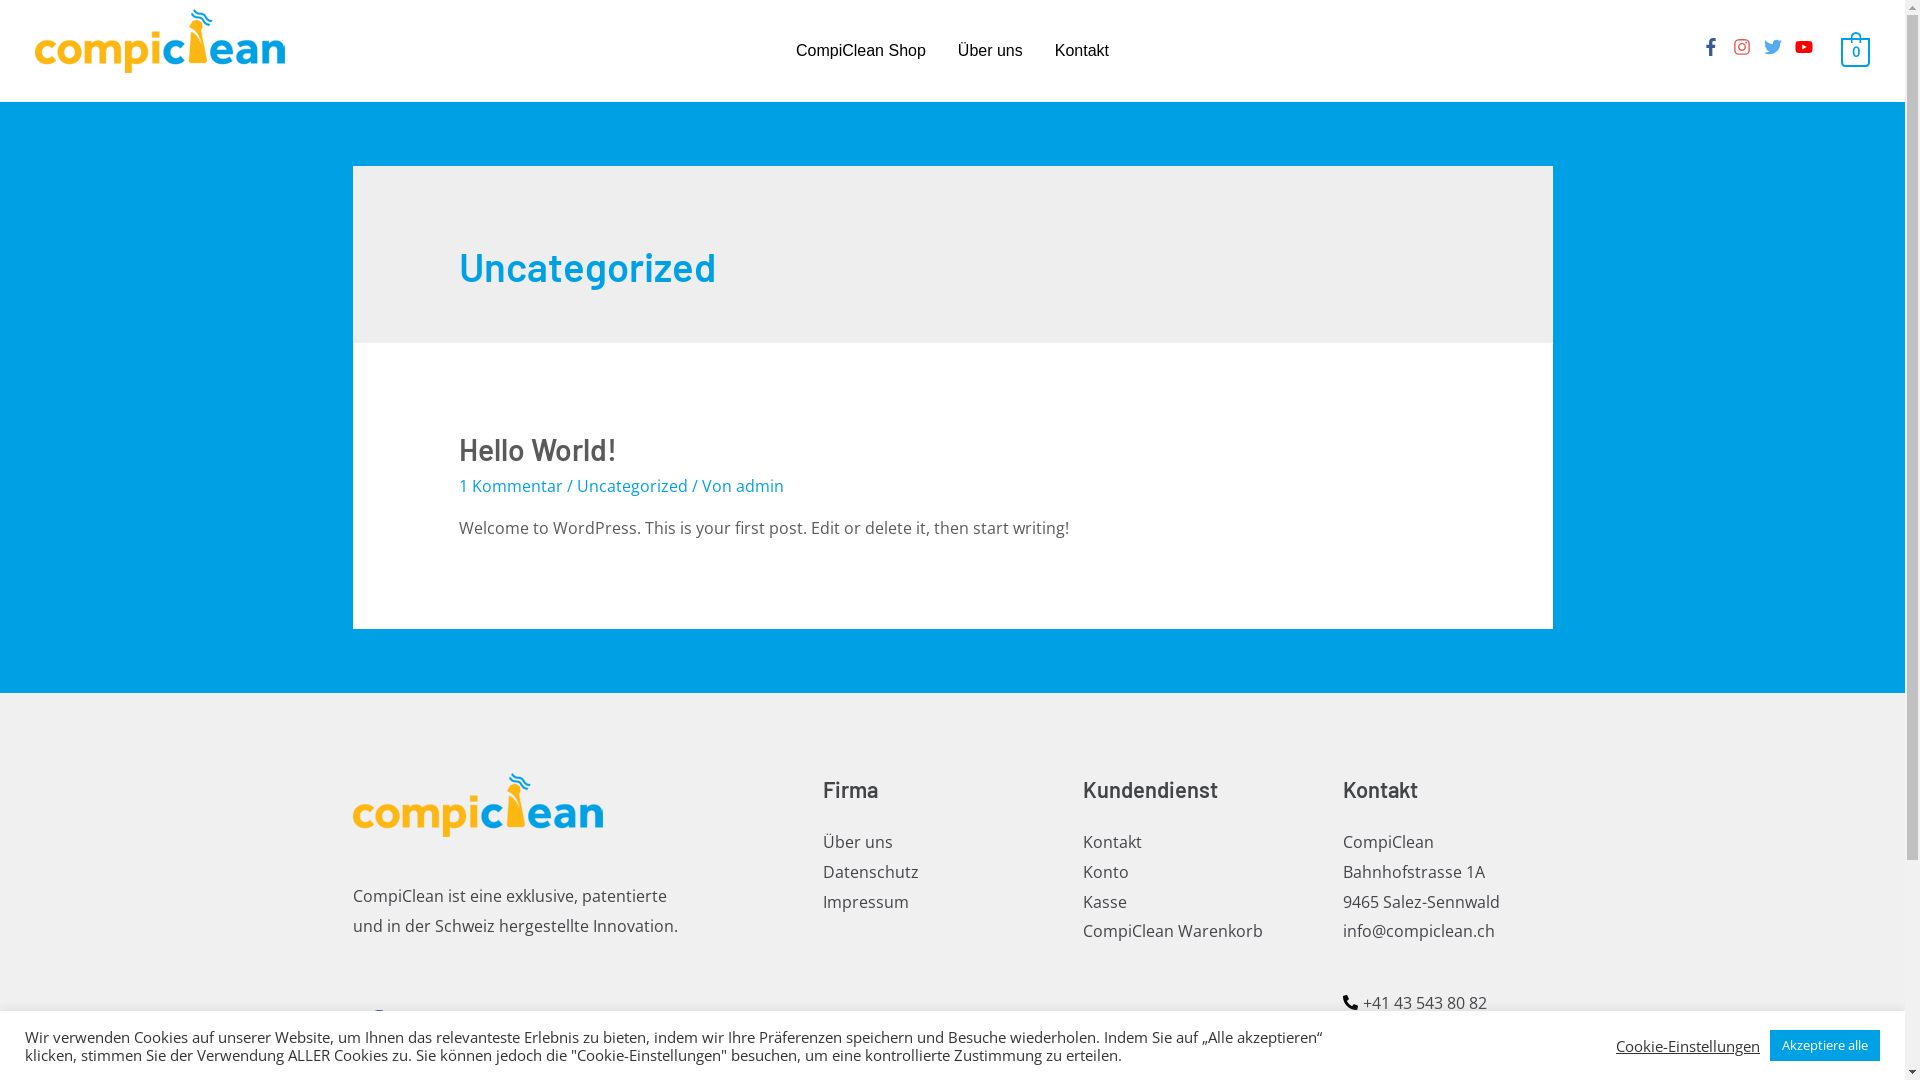  What do you see at coordinates (1103, 901) in the screenshot?
I see `'Kasse'` at bounding box center [1103, 901].